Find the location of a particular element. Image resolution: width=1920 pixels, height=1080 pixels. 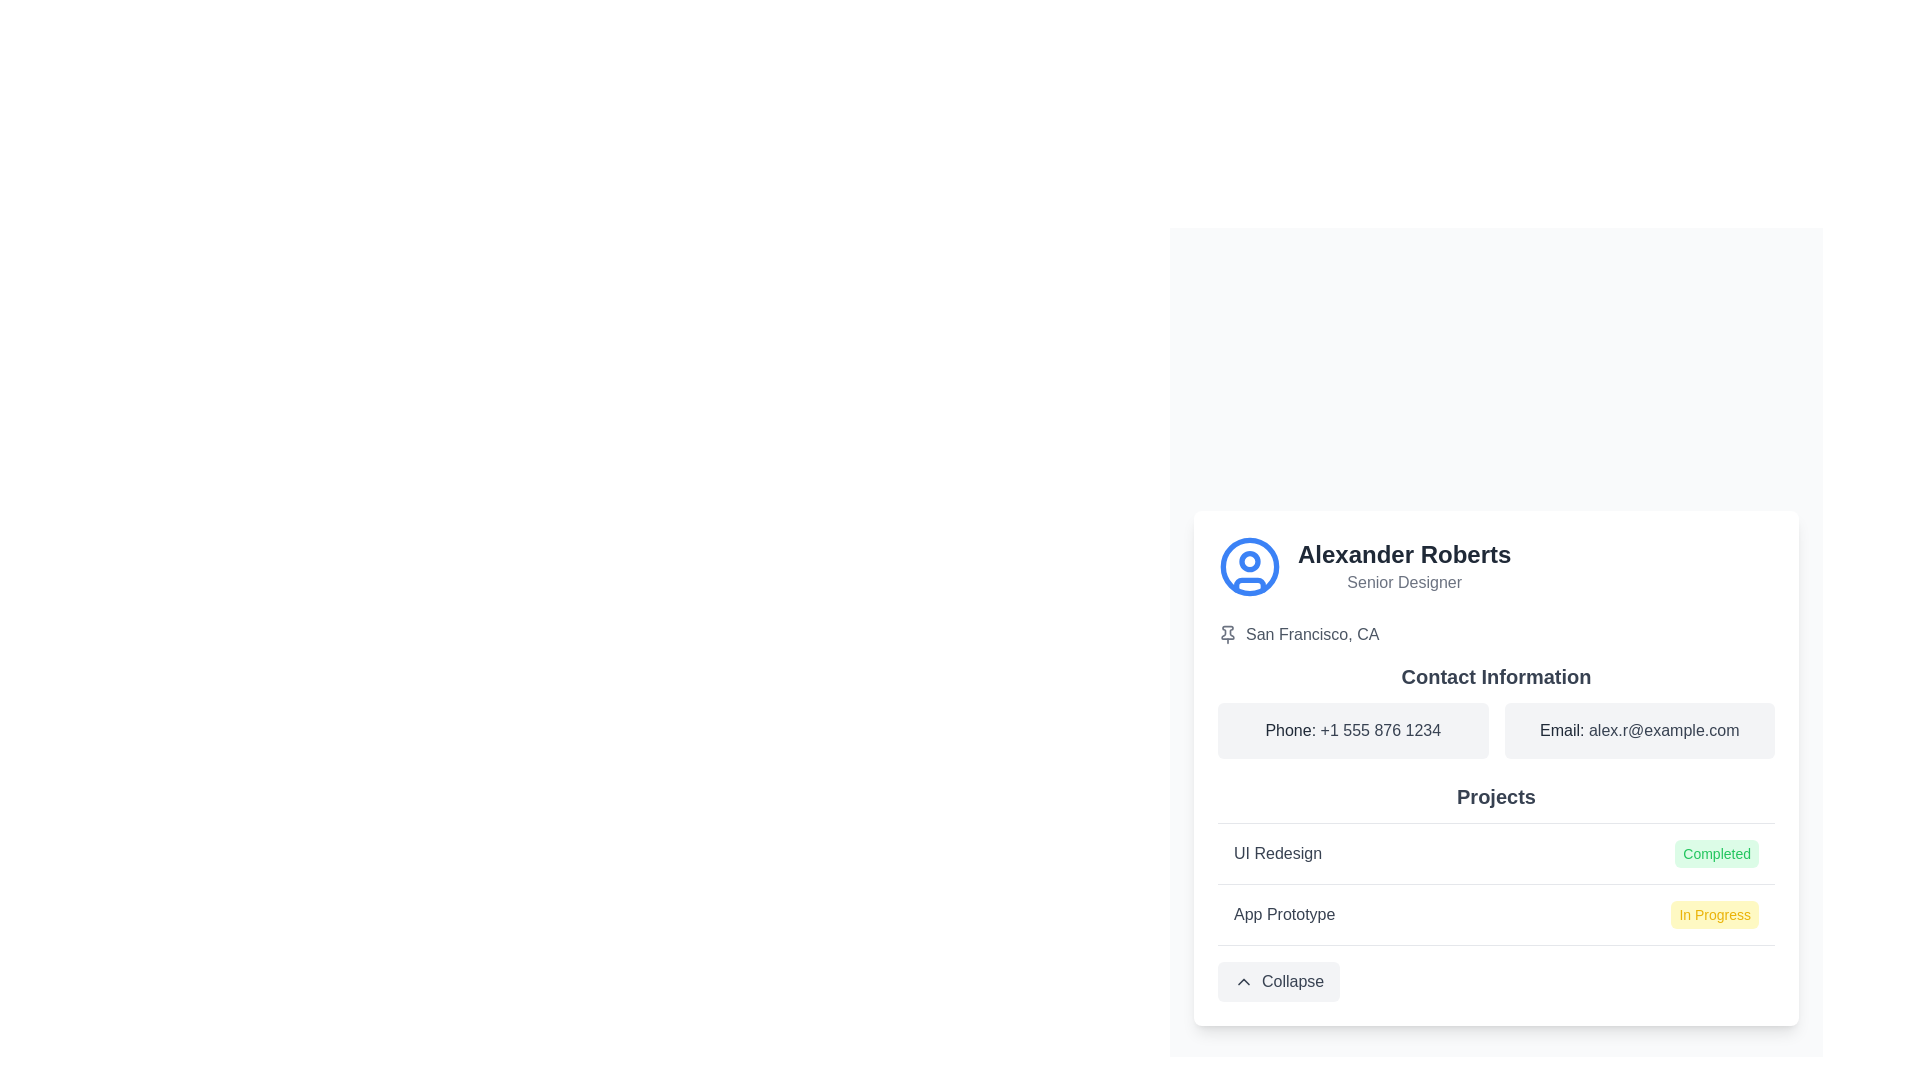

the text displaying the name and job title of the user located in the right-side card of the interface, above the 'San Francisco, CA' location text is located at coordinates (1403, 566).